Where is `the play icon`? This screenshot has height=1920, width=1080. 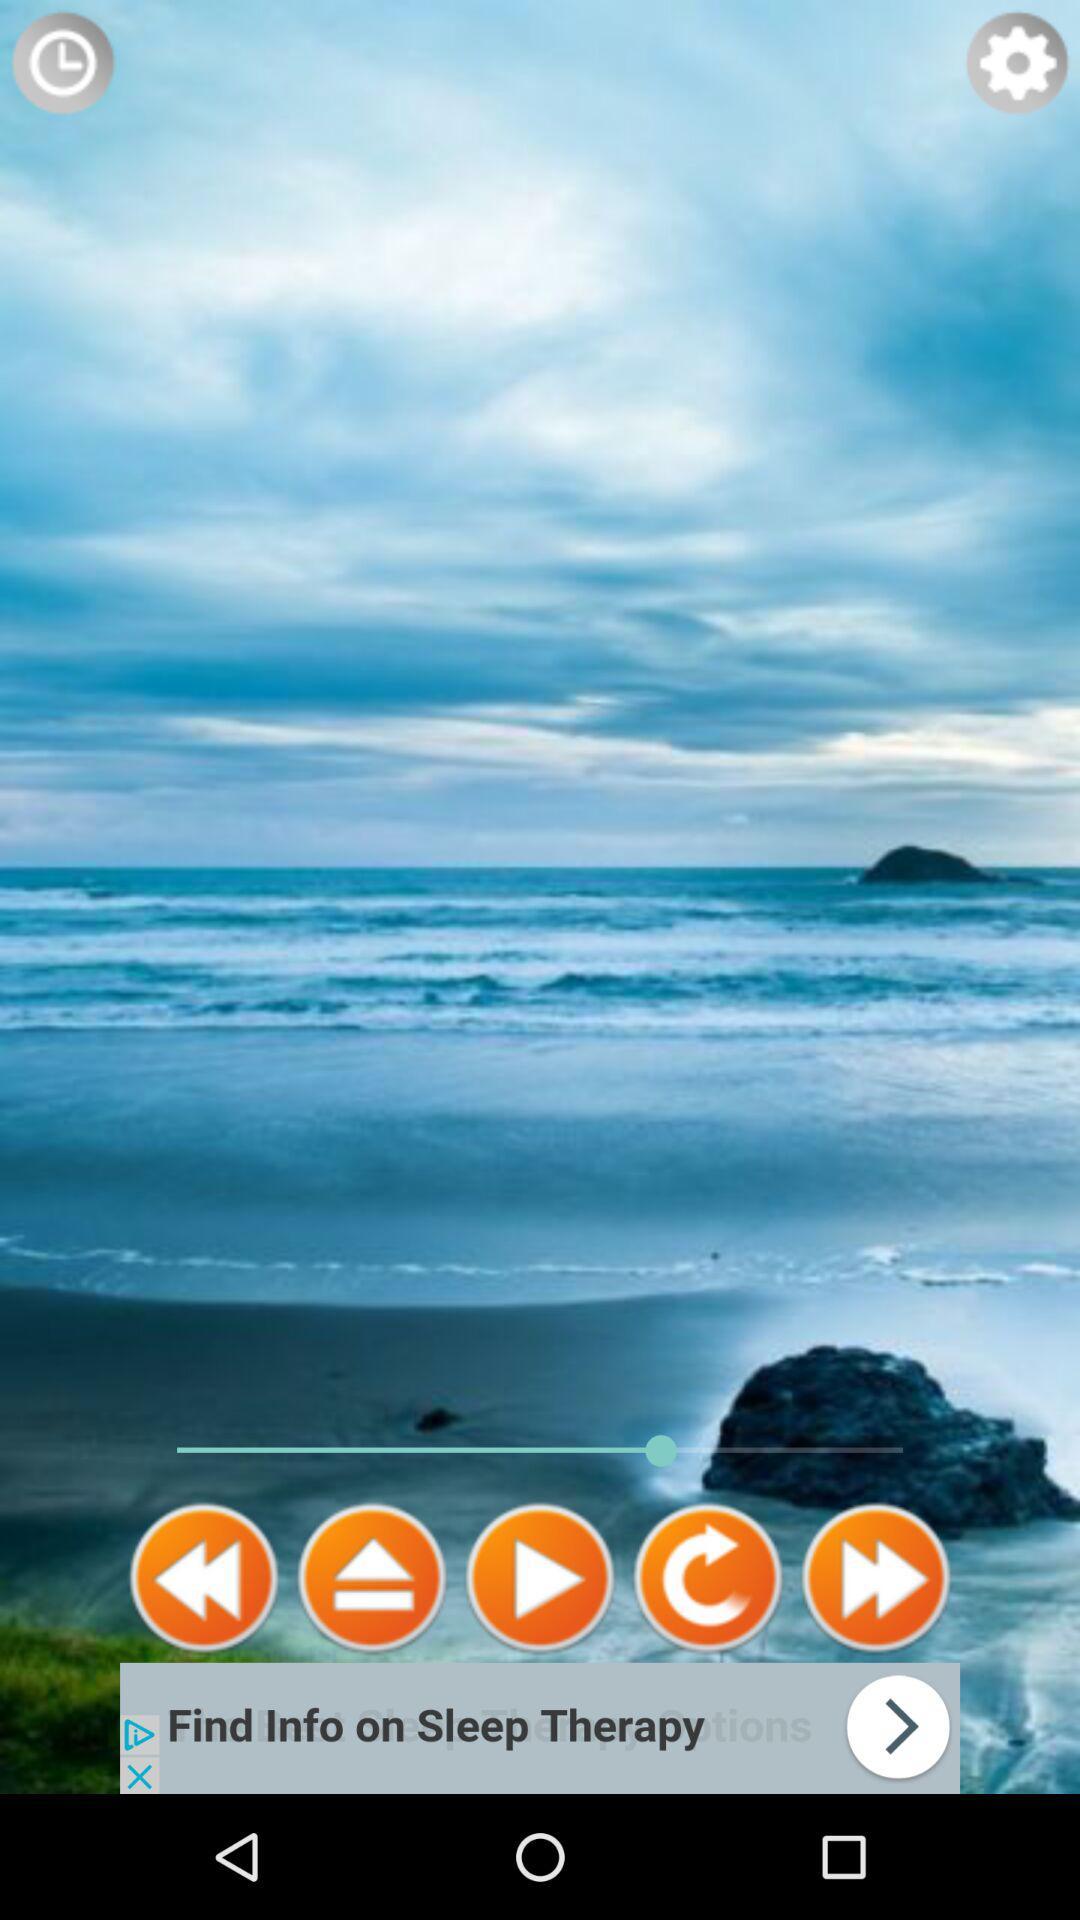 the play icon is located at coordinates (540, 1688).